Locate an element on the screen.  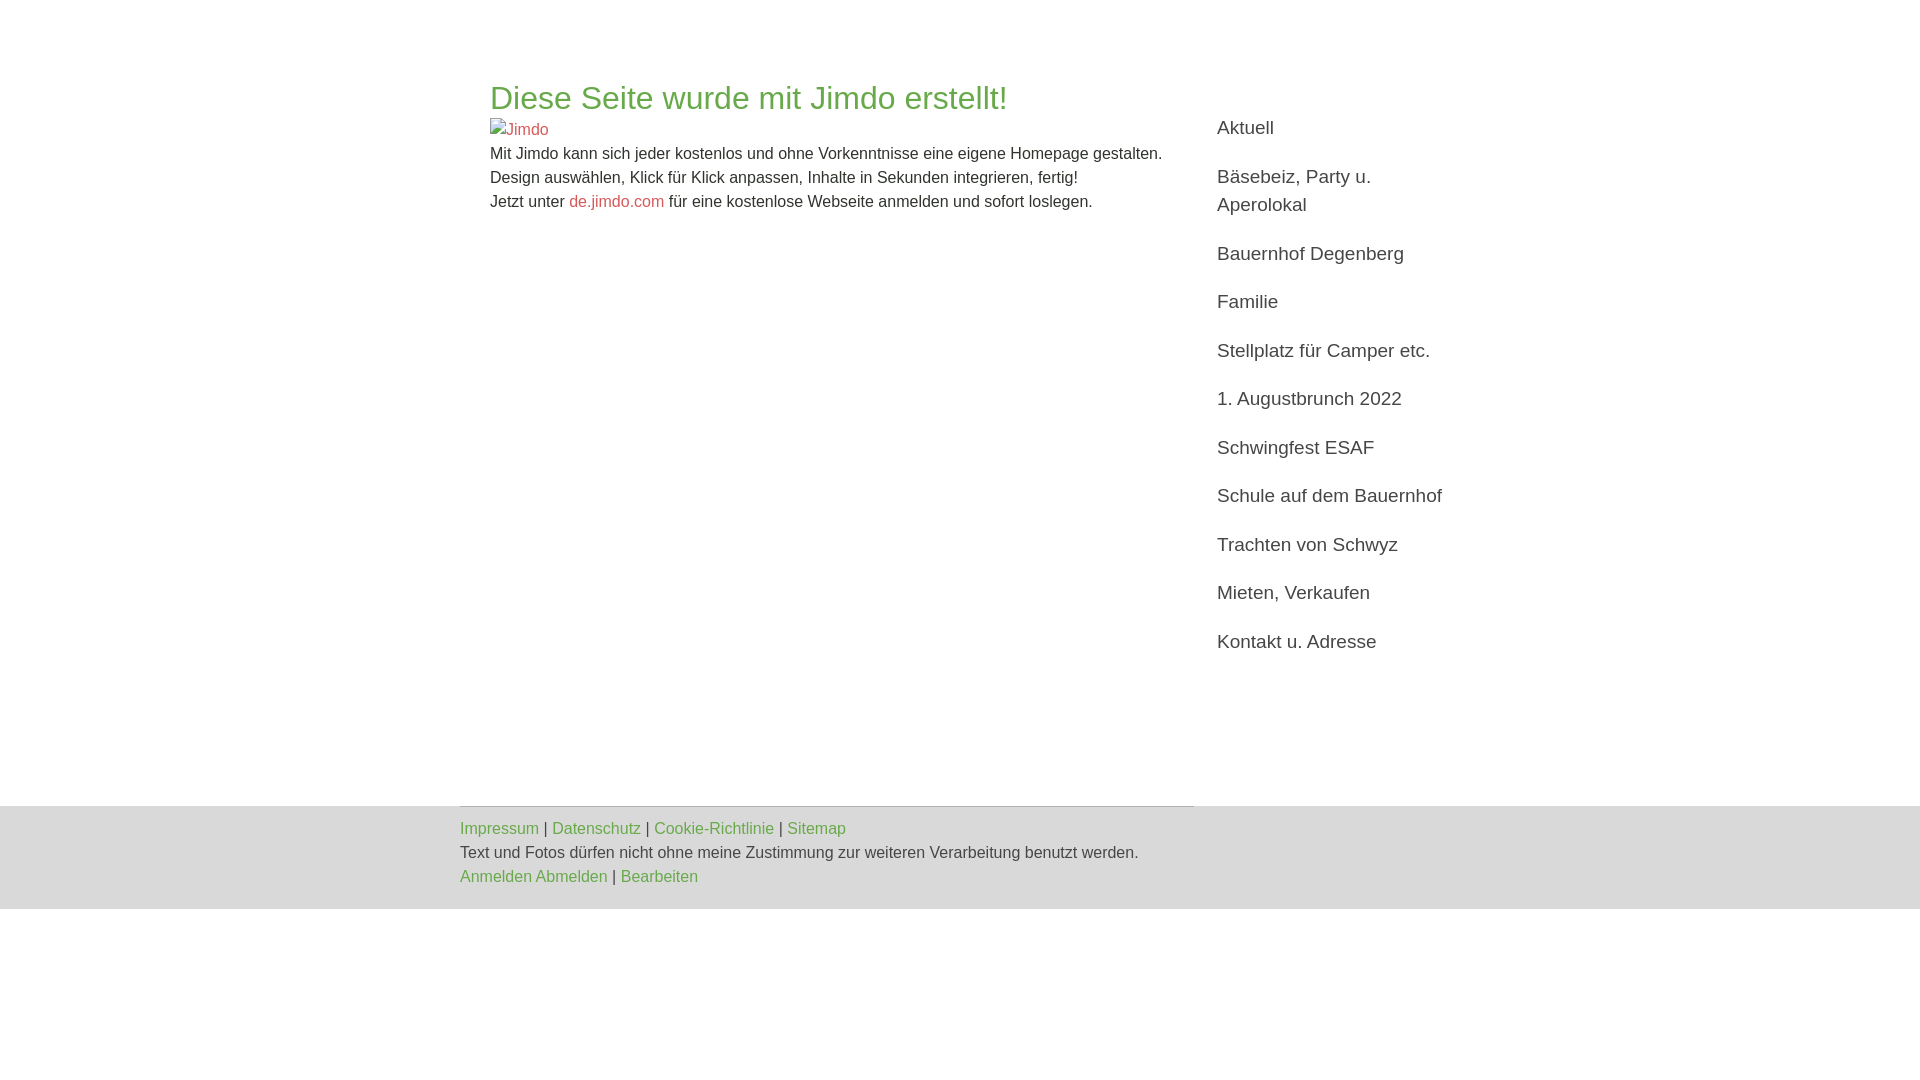
'1. Augustbrunch 2022' is located at coordinates (1329, 399).